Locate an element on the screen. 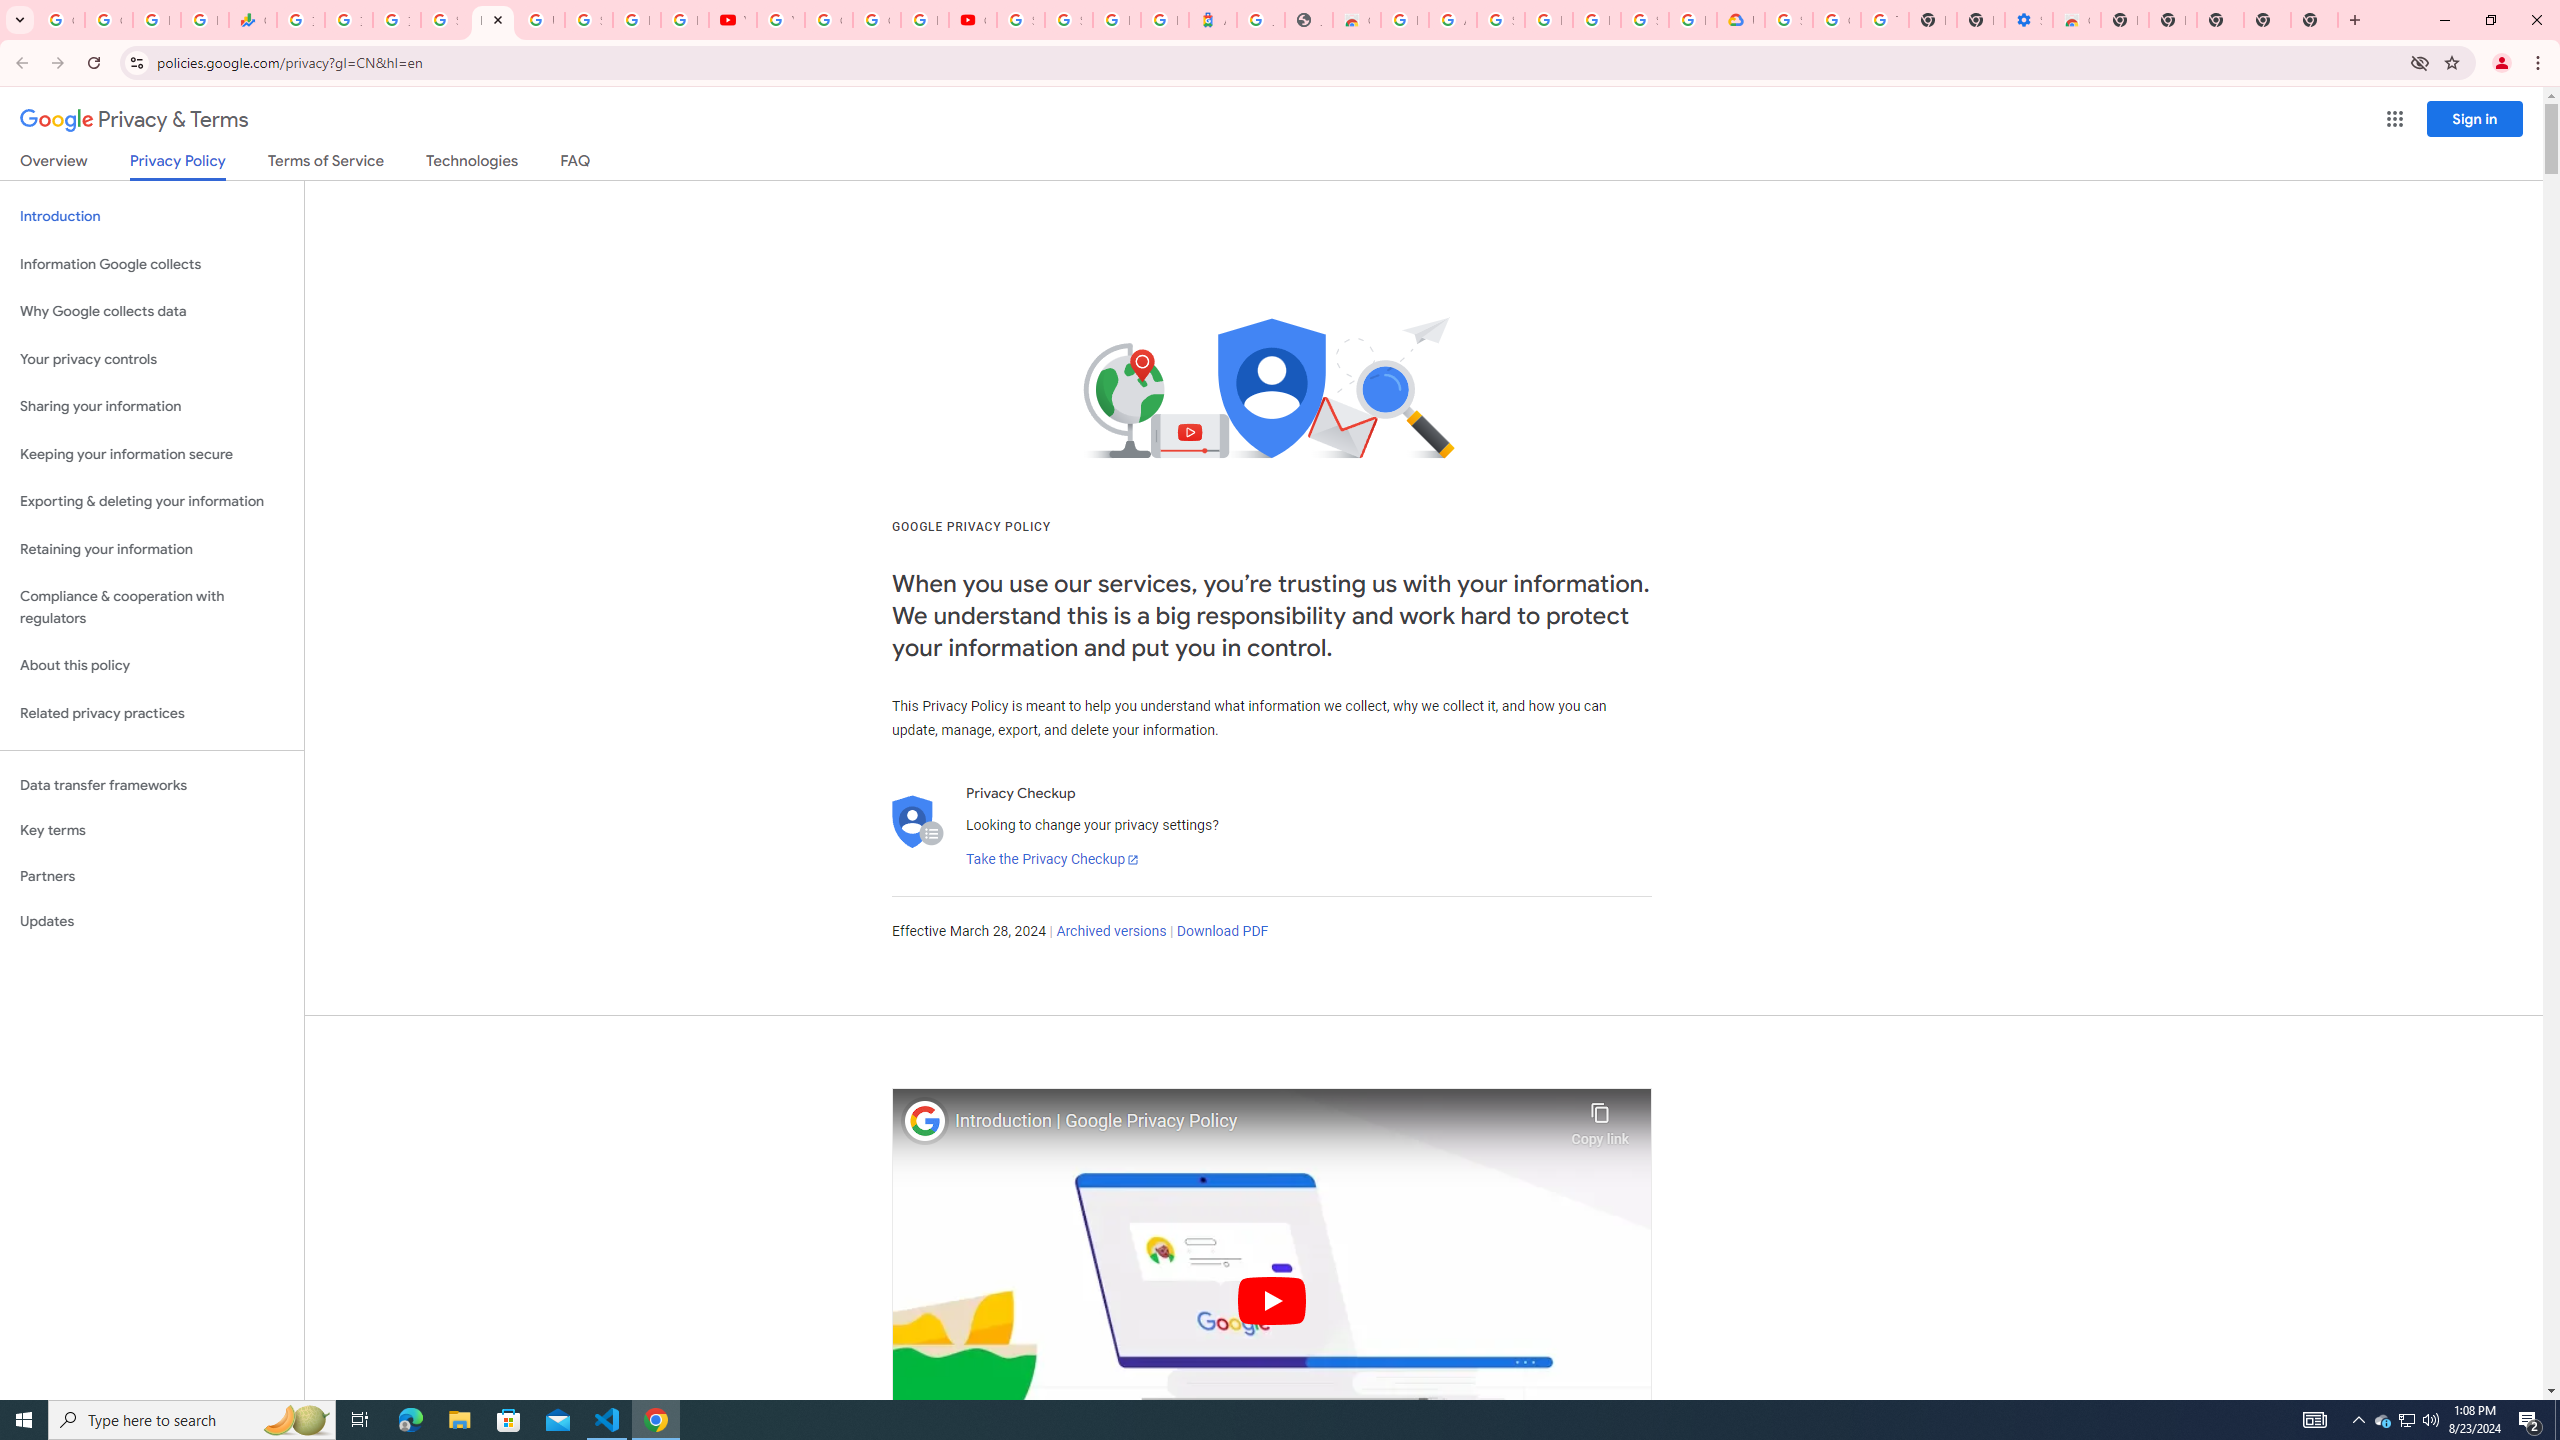  'Settings - Accessibility' is located at coordinates (2027, 19).